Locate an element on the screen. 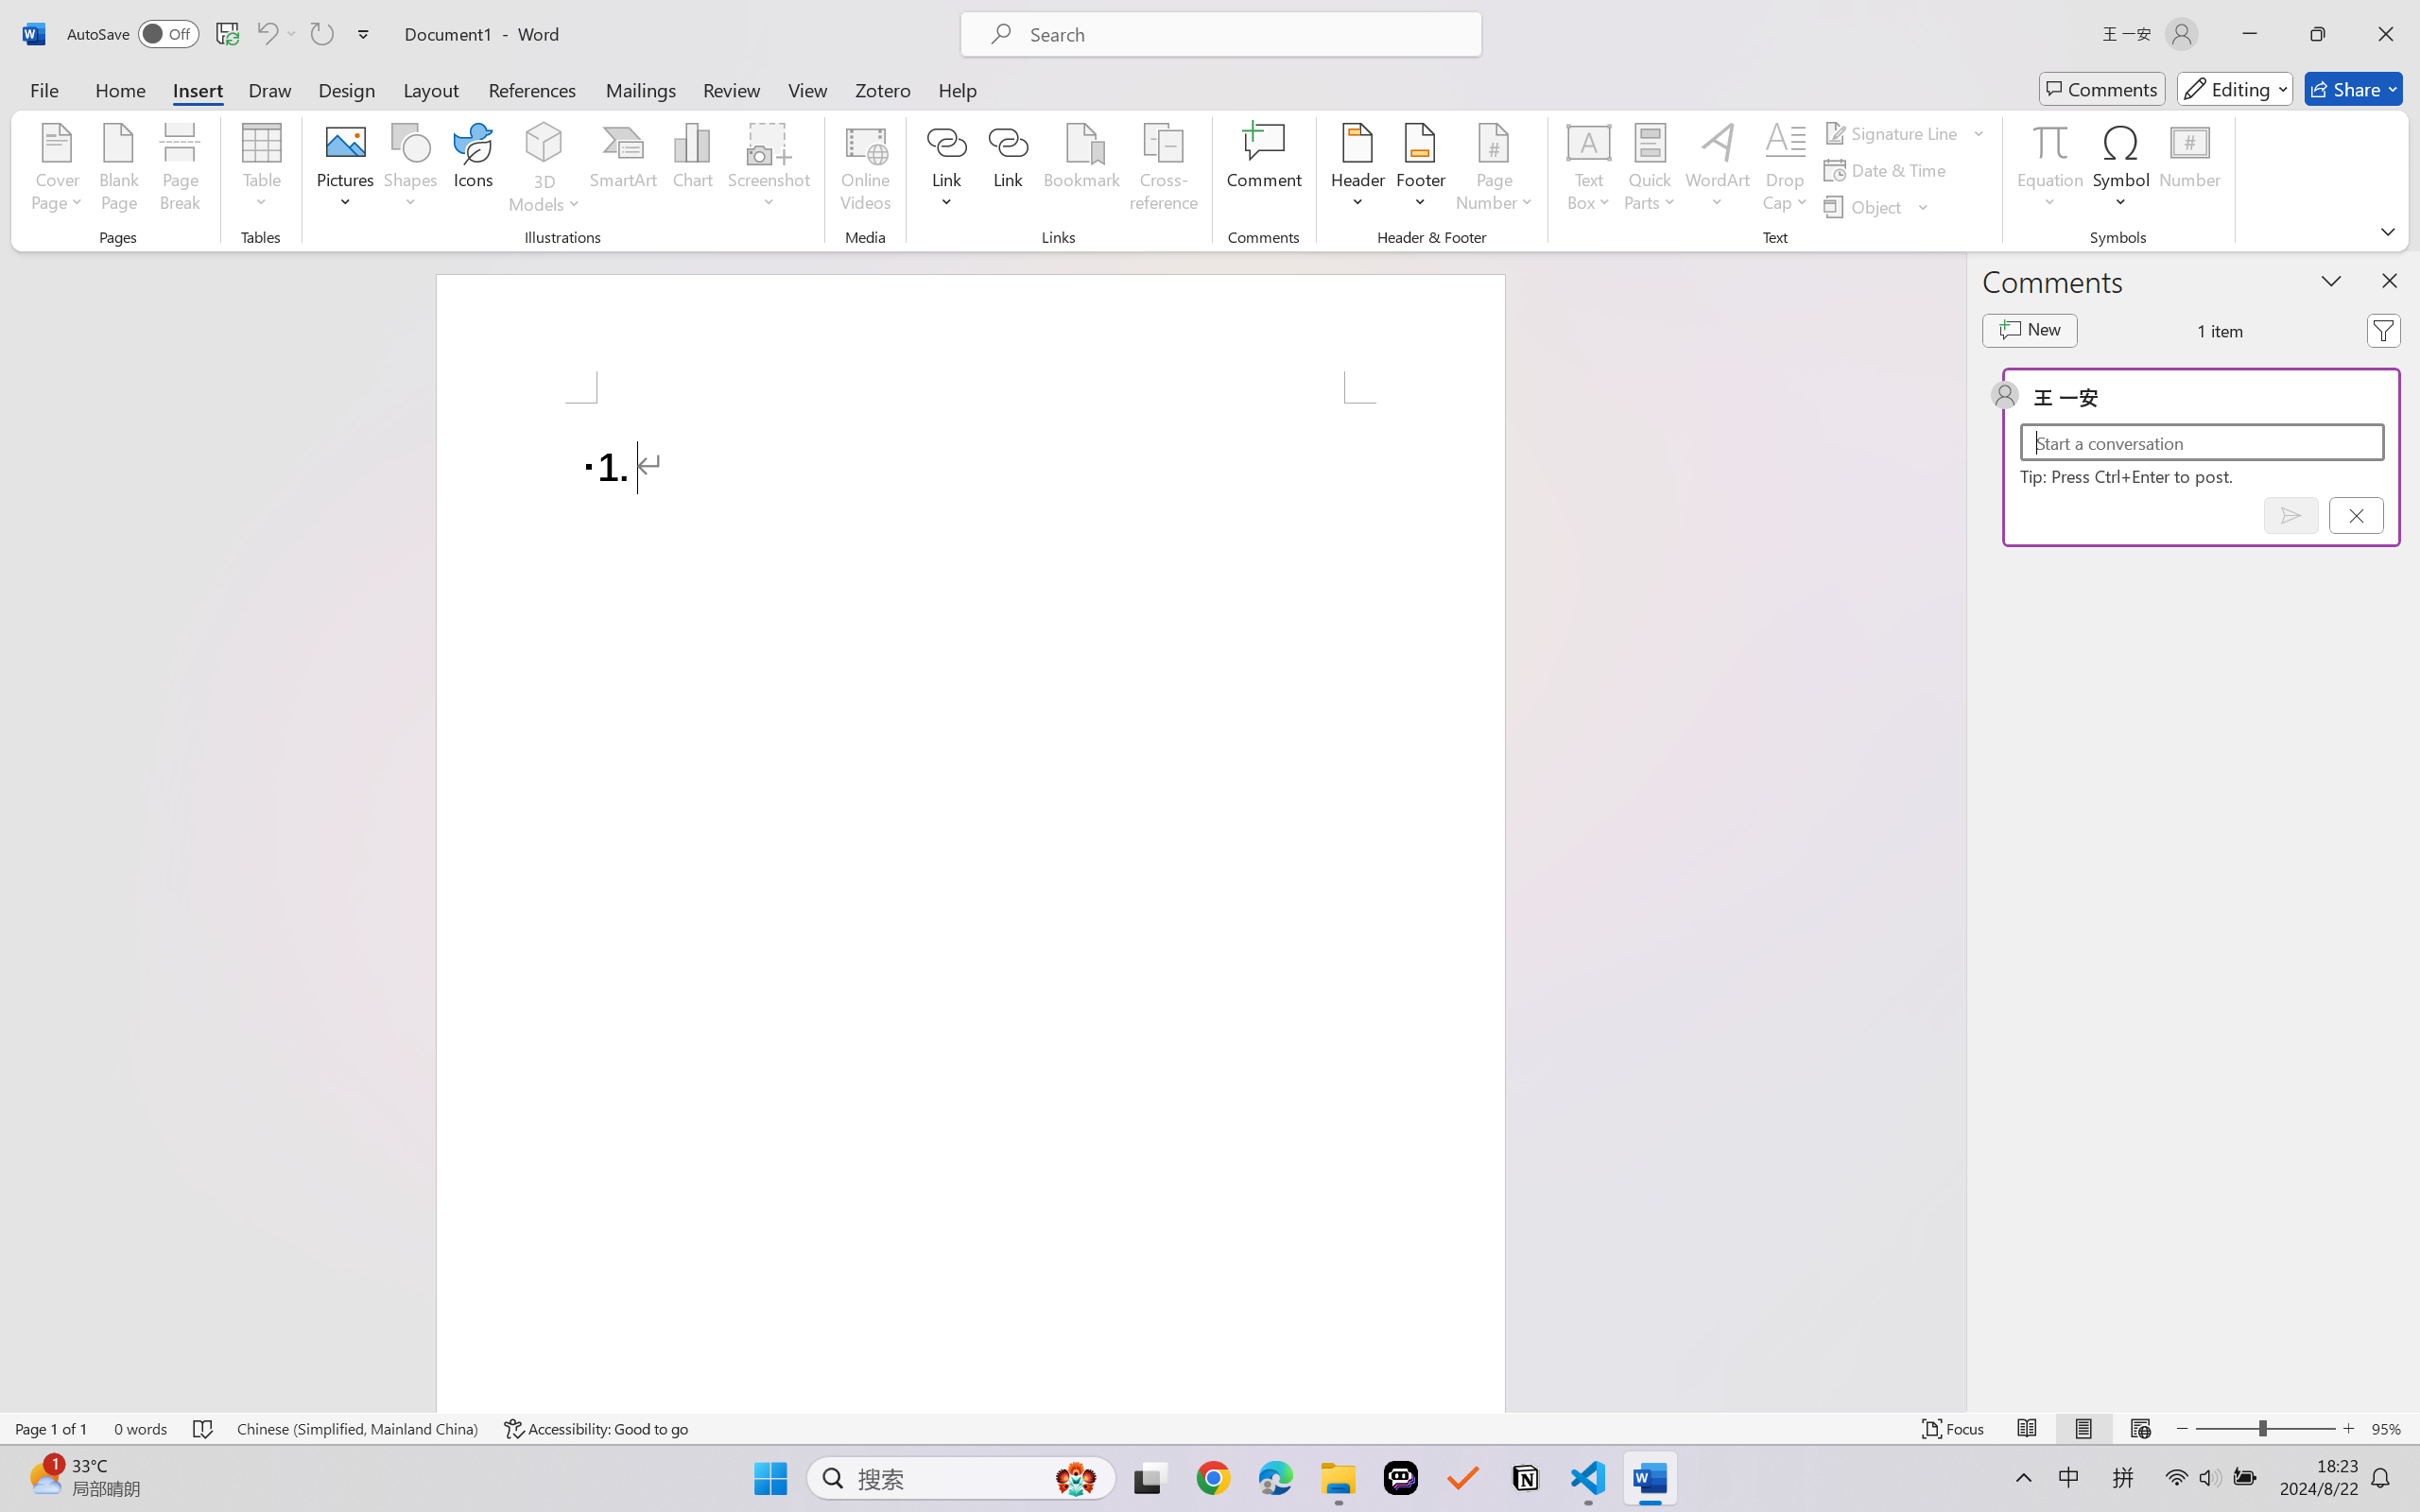  'Equation' is located at coordinates (2049, 141).